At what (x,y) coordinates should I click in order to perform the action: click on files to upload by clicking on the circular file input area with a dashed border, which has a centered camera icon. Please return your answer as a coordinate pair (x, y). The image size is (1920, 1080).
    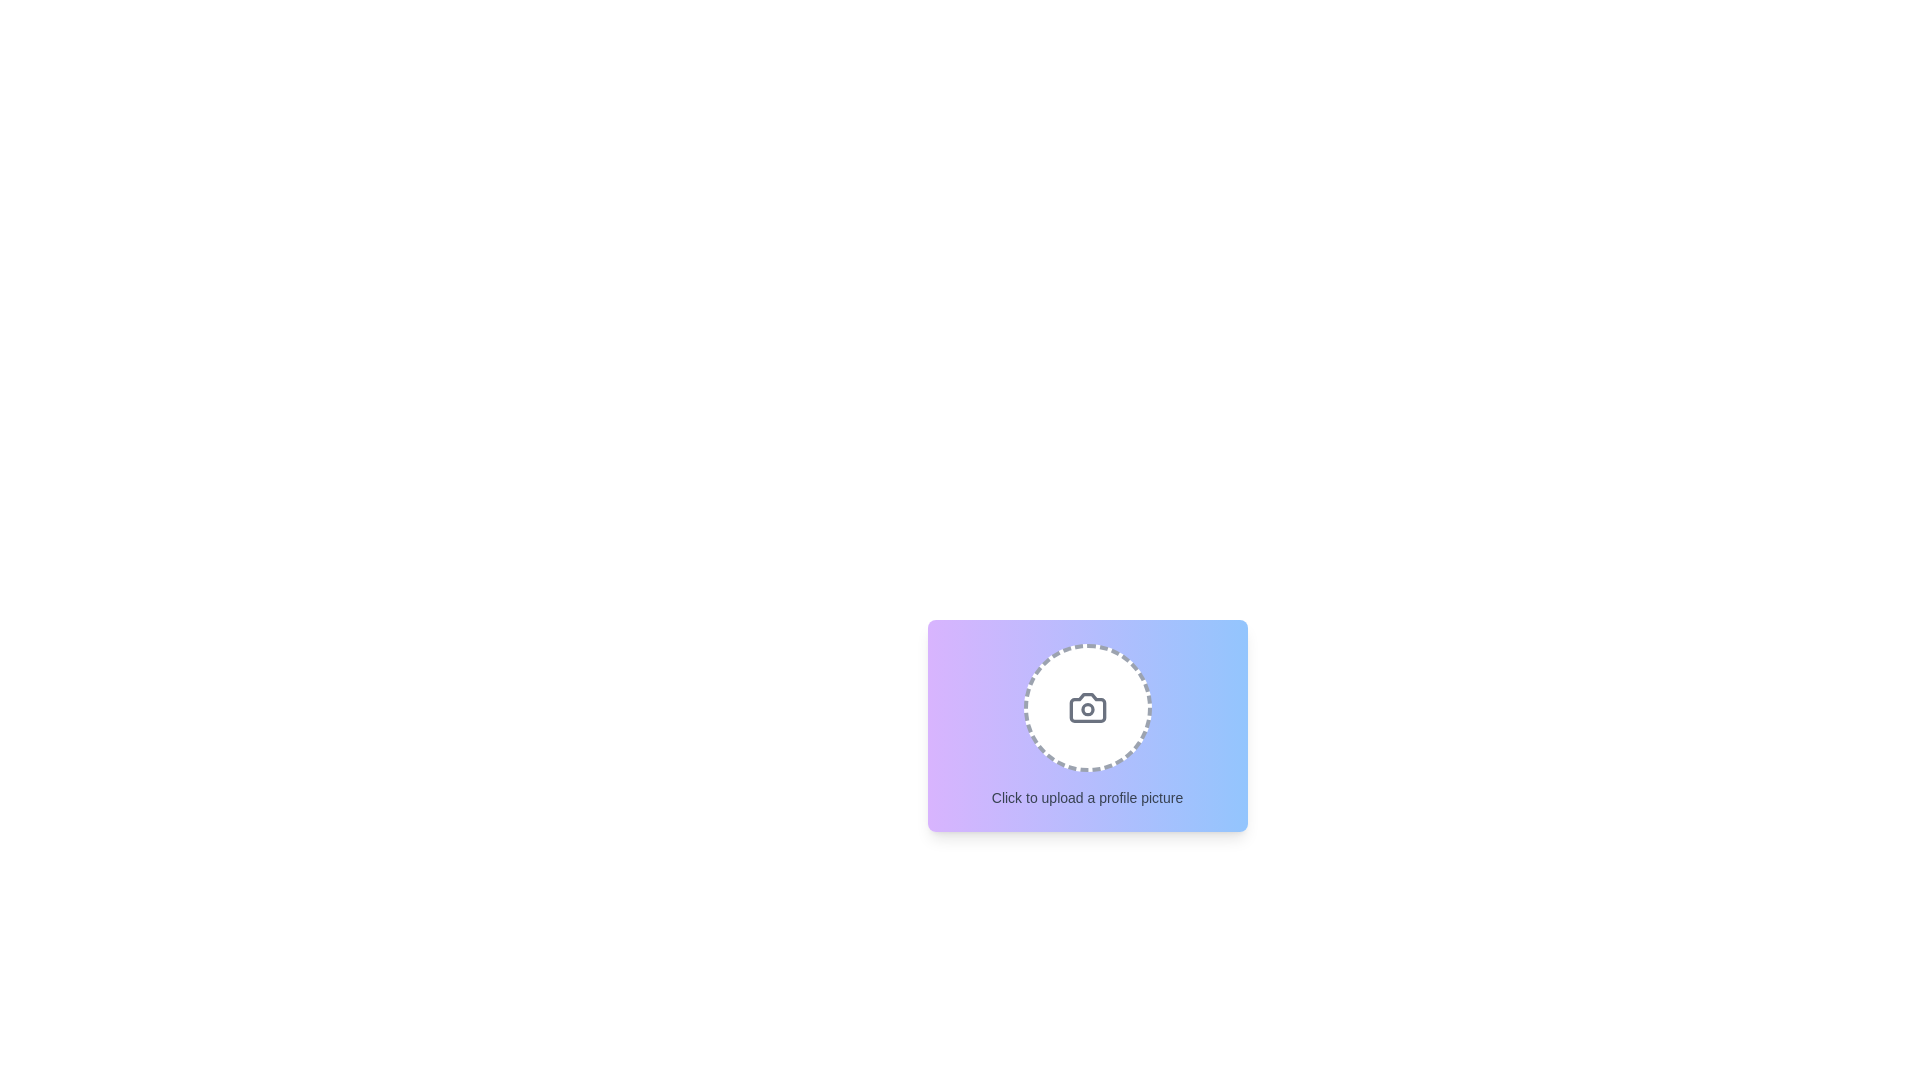
    Looking at the image, I should click on (1086, 707).